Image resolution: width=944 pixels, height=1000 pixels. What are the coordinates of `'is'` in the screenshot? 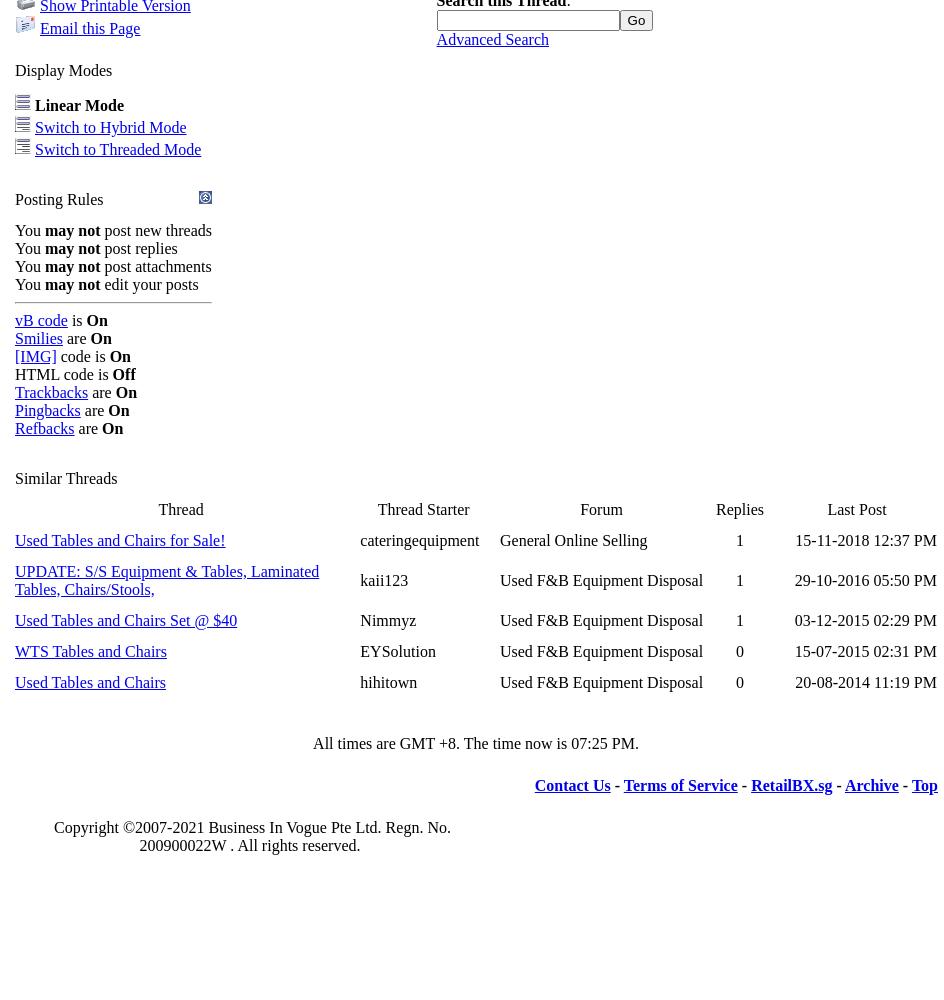 It's located at (75, 318).